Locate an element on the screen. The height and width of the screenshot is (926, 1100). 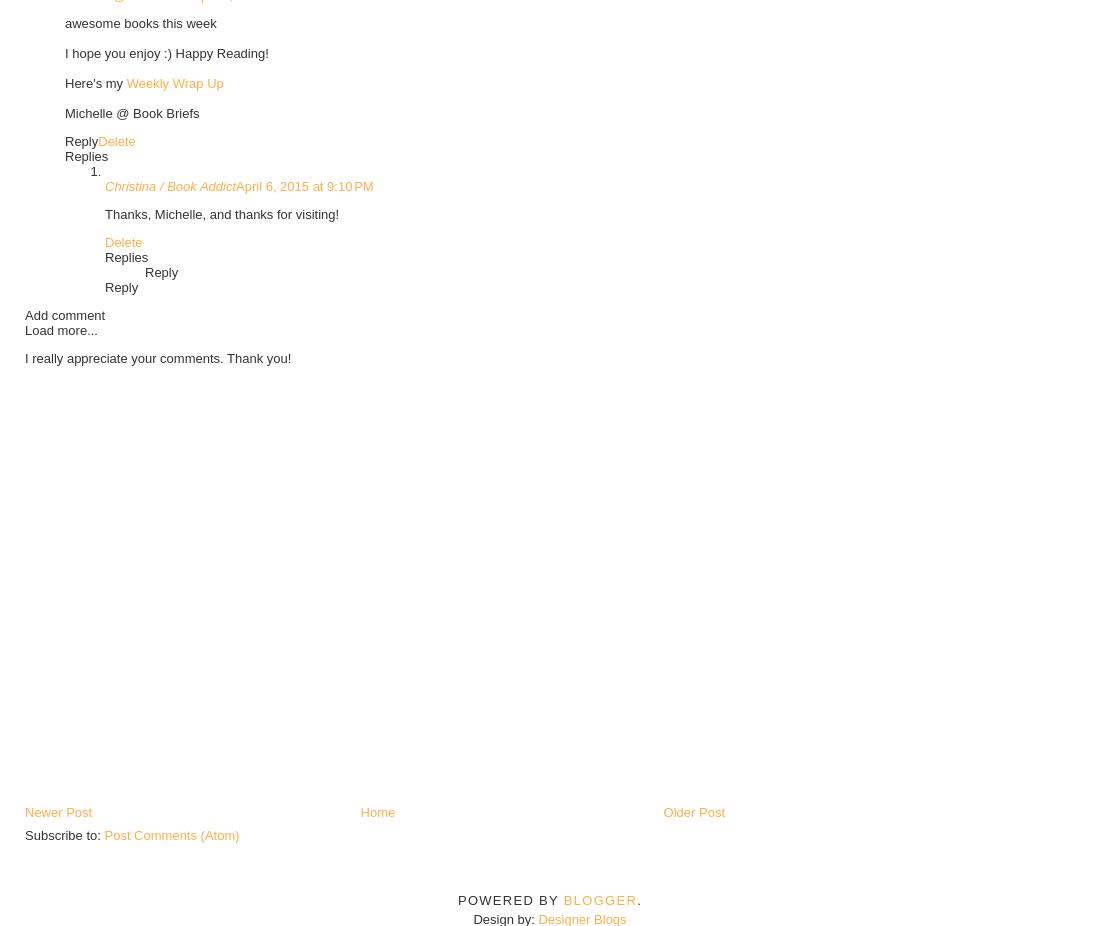
'Thanks, Michelle, and thanks for visiting!' is located at coordinates (221, 212).